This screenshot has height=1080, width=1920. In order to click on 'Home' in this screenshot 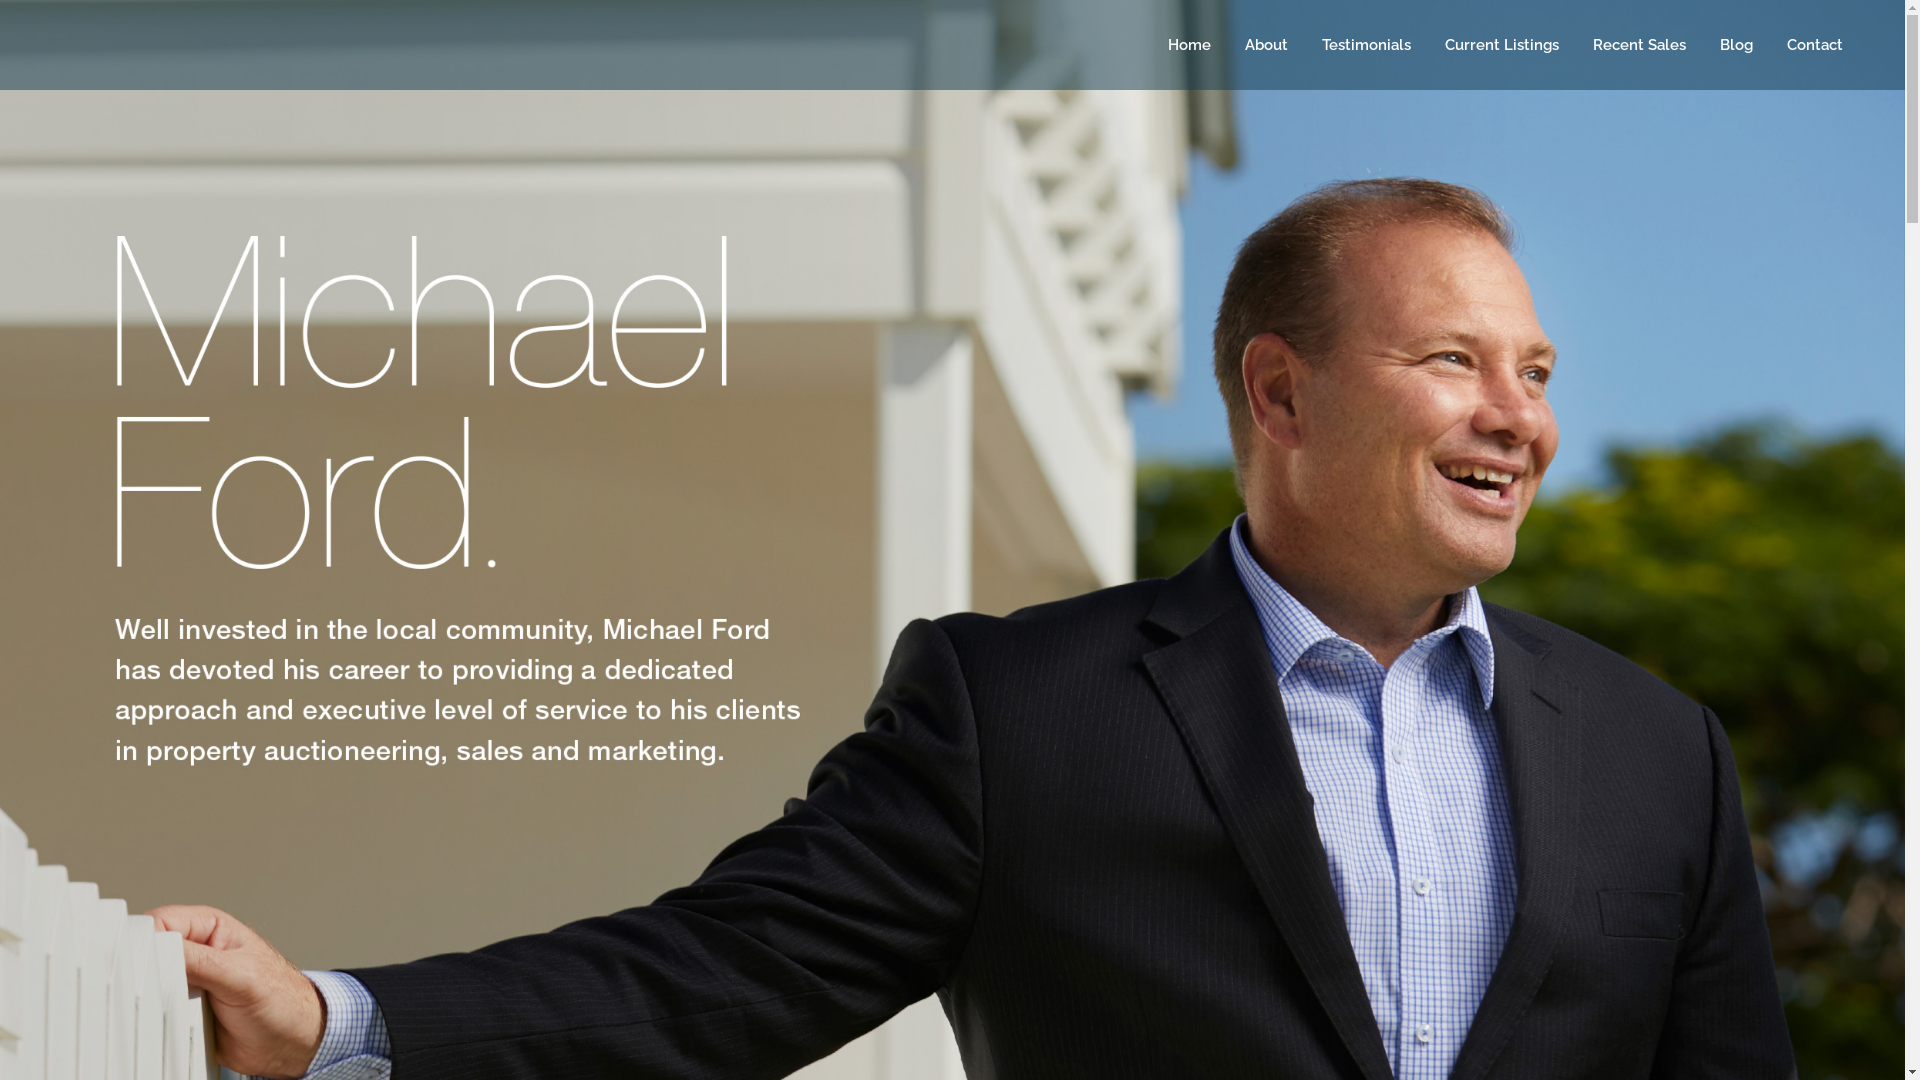, I will do `click(1189, 45)`.